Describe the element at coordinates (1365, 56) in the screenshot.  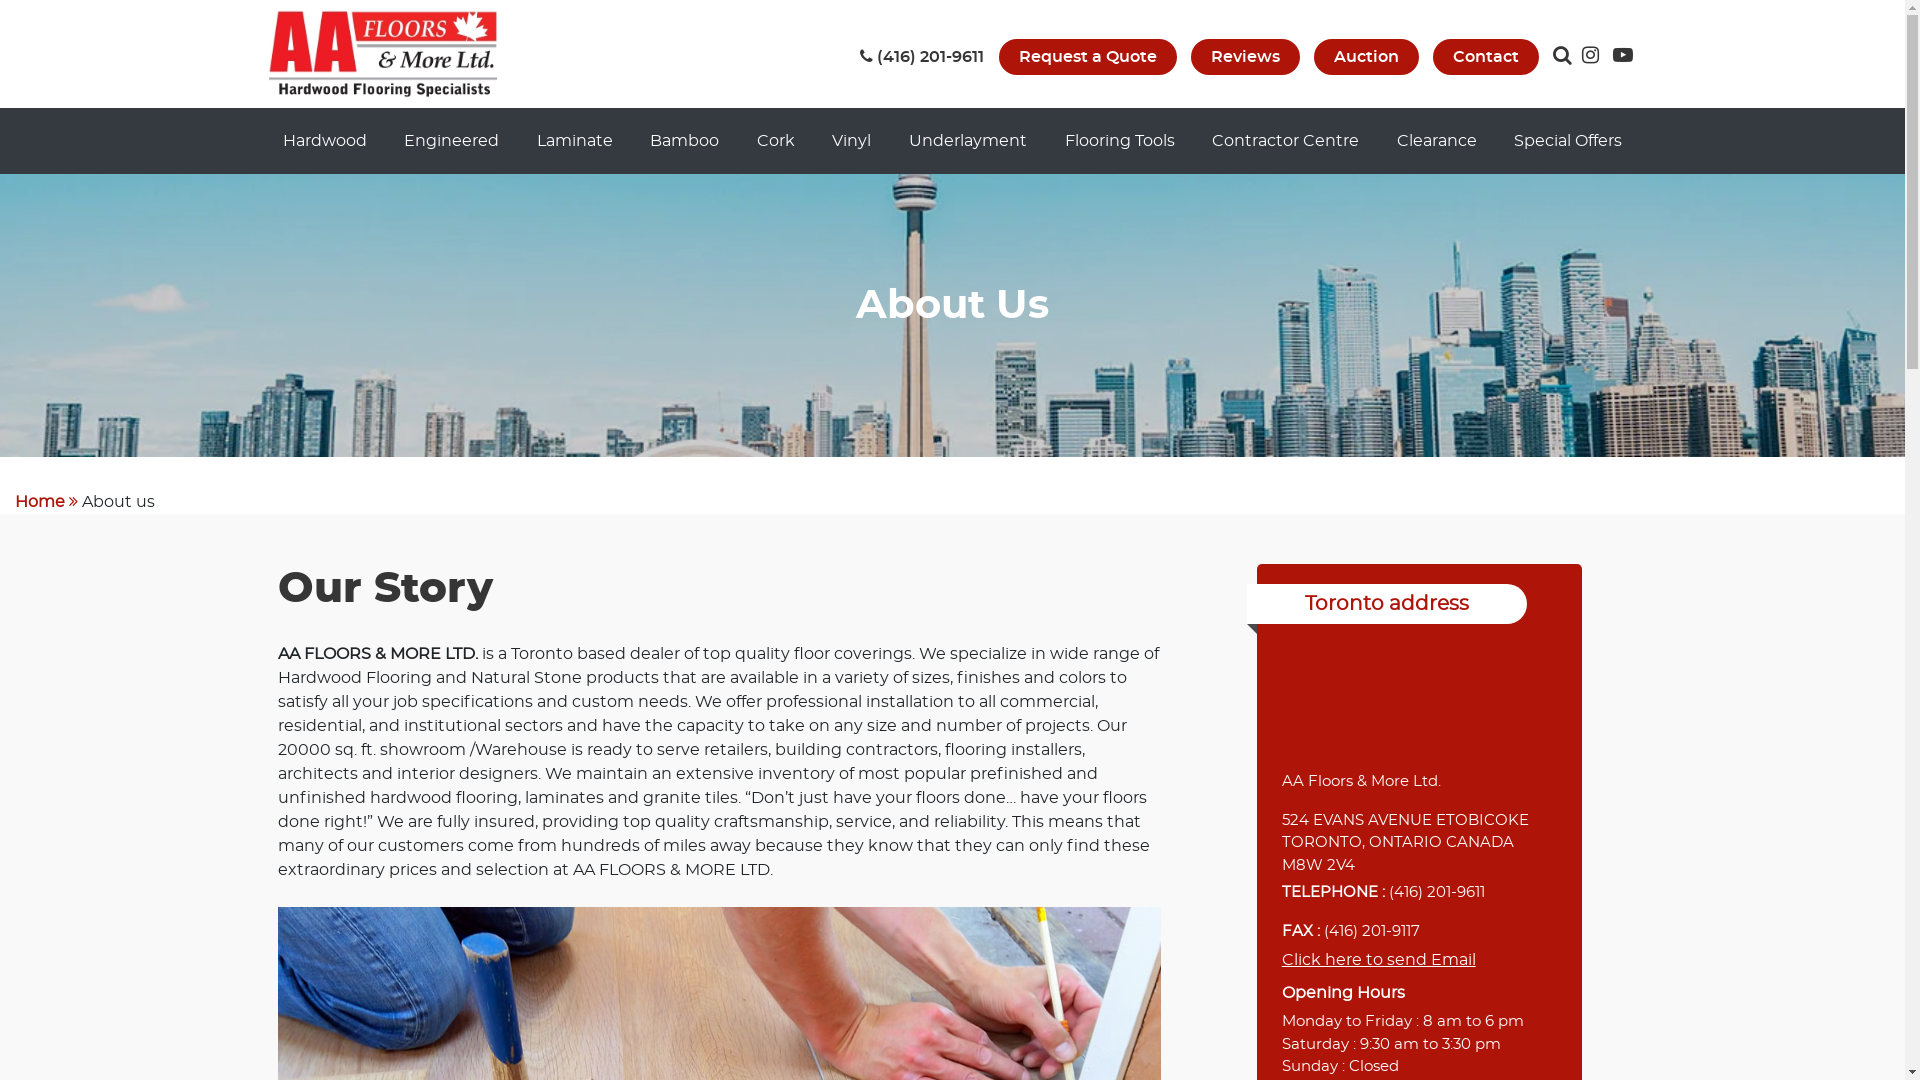
I see `'Auction'` at that location.